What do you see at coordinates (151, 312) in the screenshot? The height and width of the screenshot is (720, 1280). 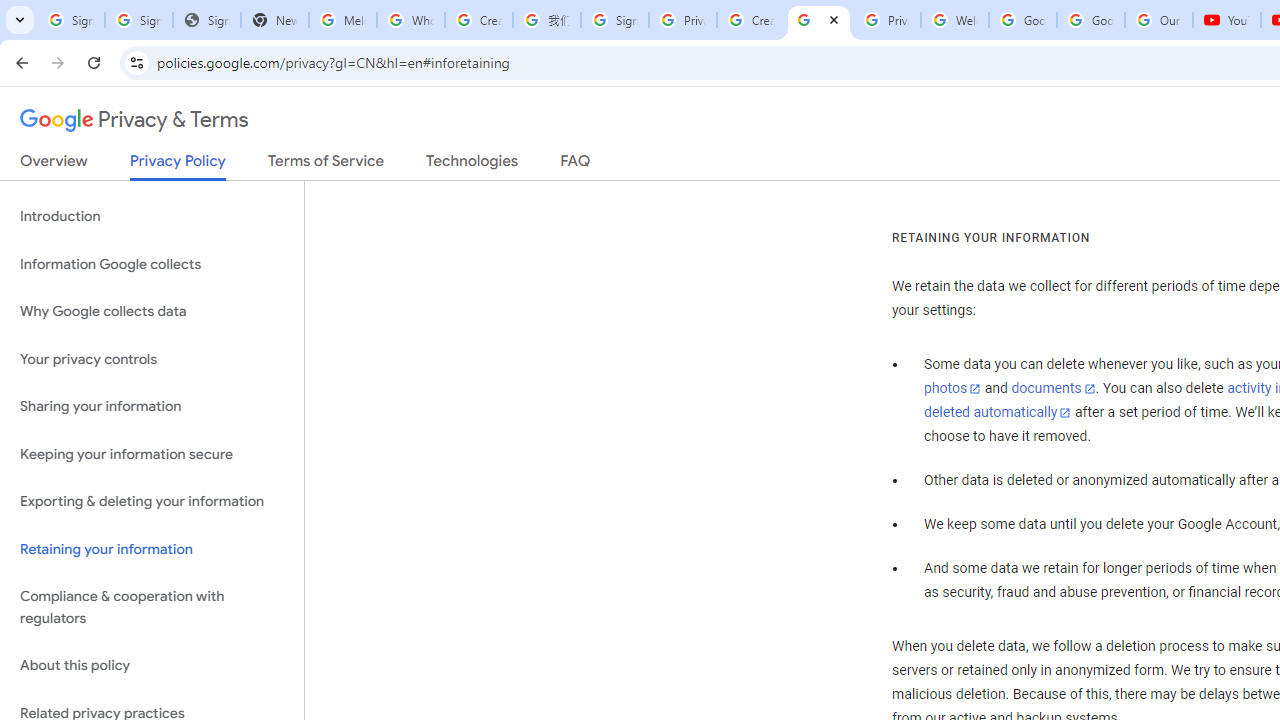 I see `'Why Google collects data'` at bounding box center [151, 312].